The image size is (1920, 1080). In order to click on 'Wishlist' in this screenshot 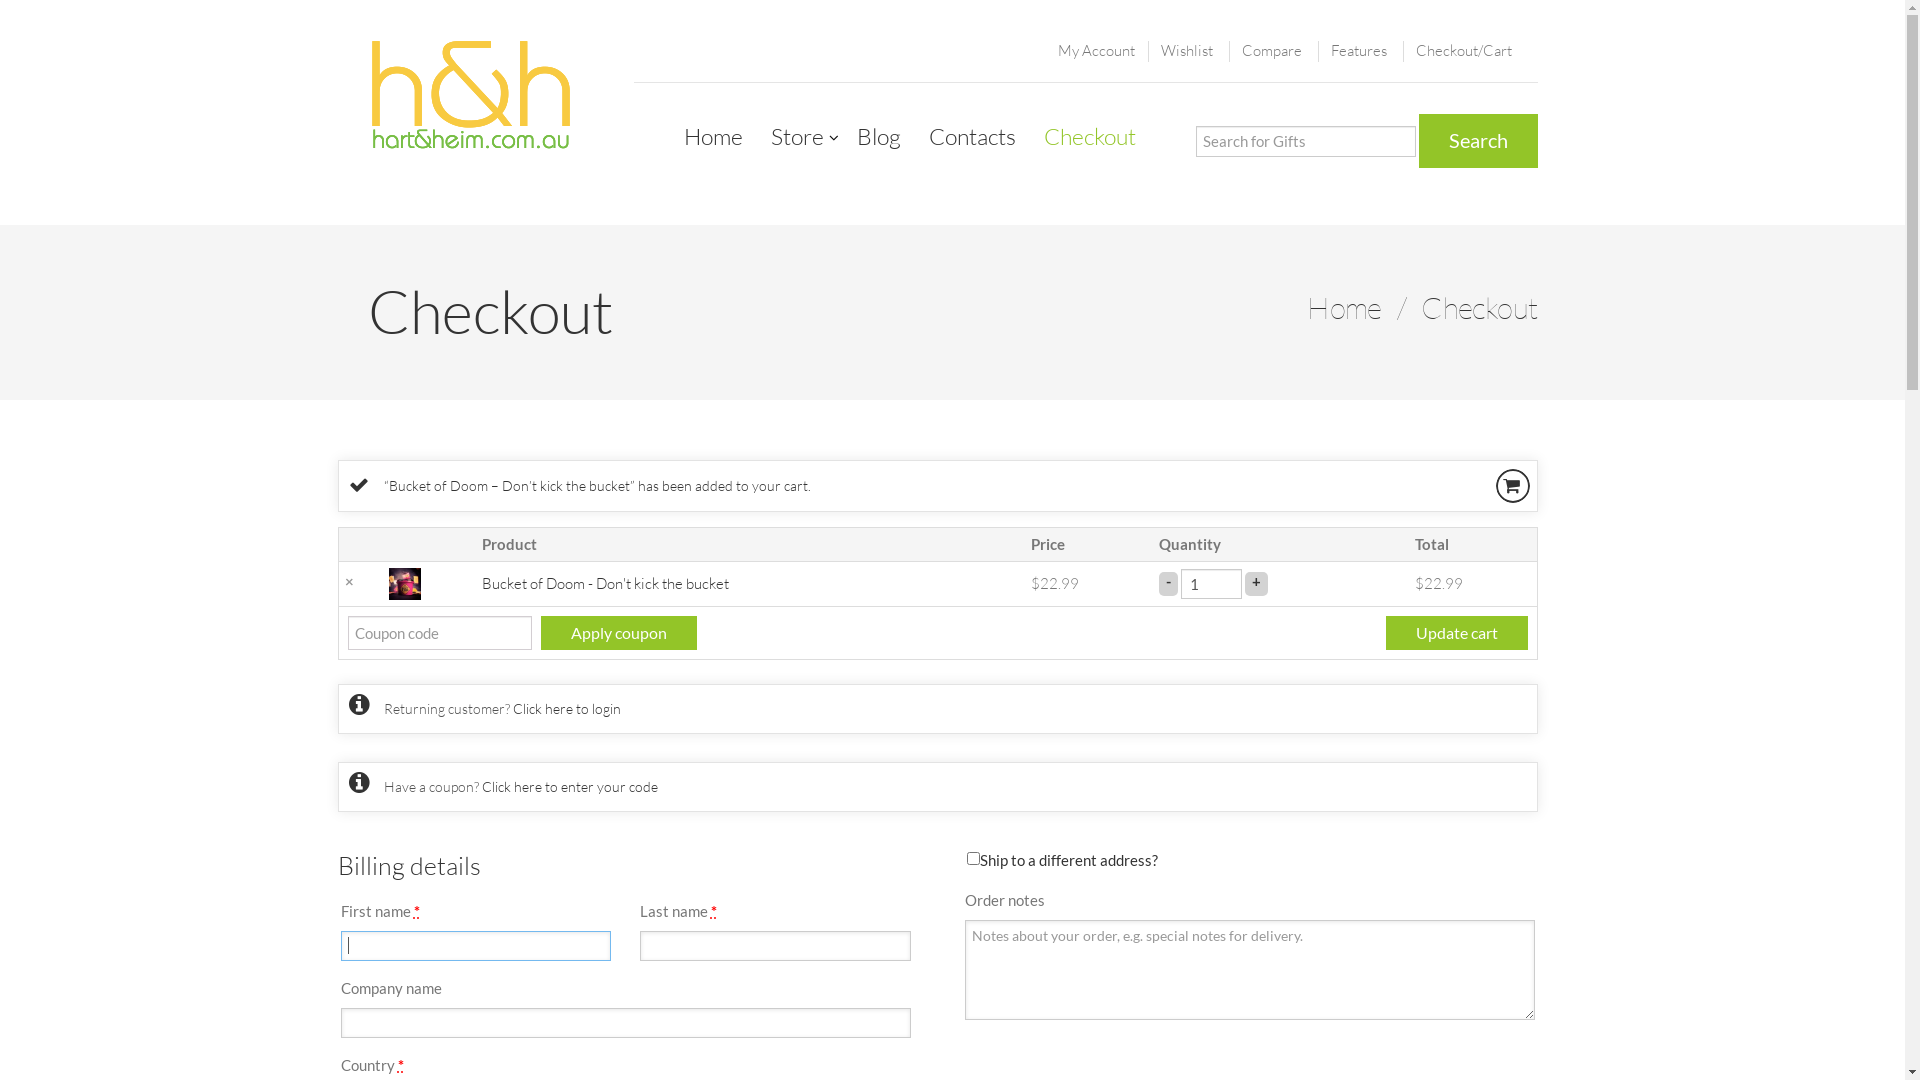, I will do `click(1185, 49)`.